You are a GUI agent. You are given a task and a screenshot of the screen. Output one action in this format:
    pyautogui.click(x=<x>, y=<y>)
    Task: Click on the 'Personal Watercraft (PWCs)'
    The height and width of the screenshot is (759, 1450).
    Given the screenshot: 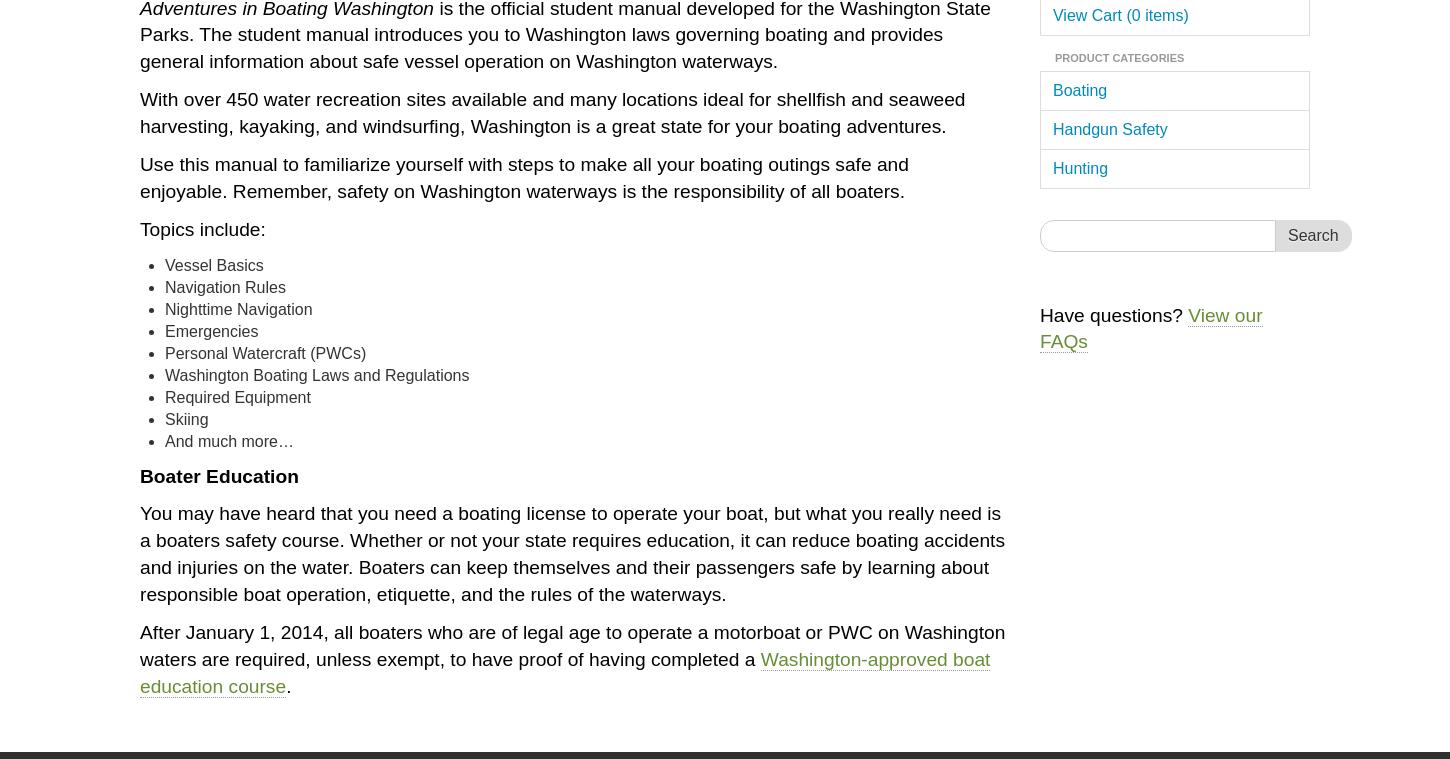 What is the action you would take?
    pyautogui.click(x=265, y=351)
    